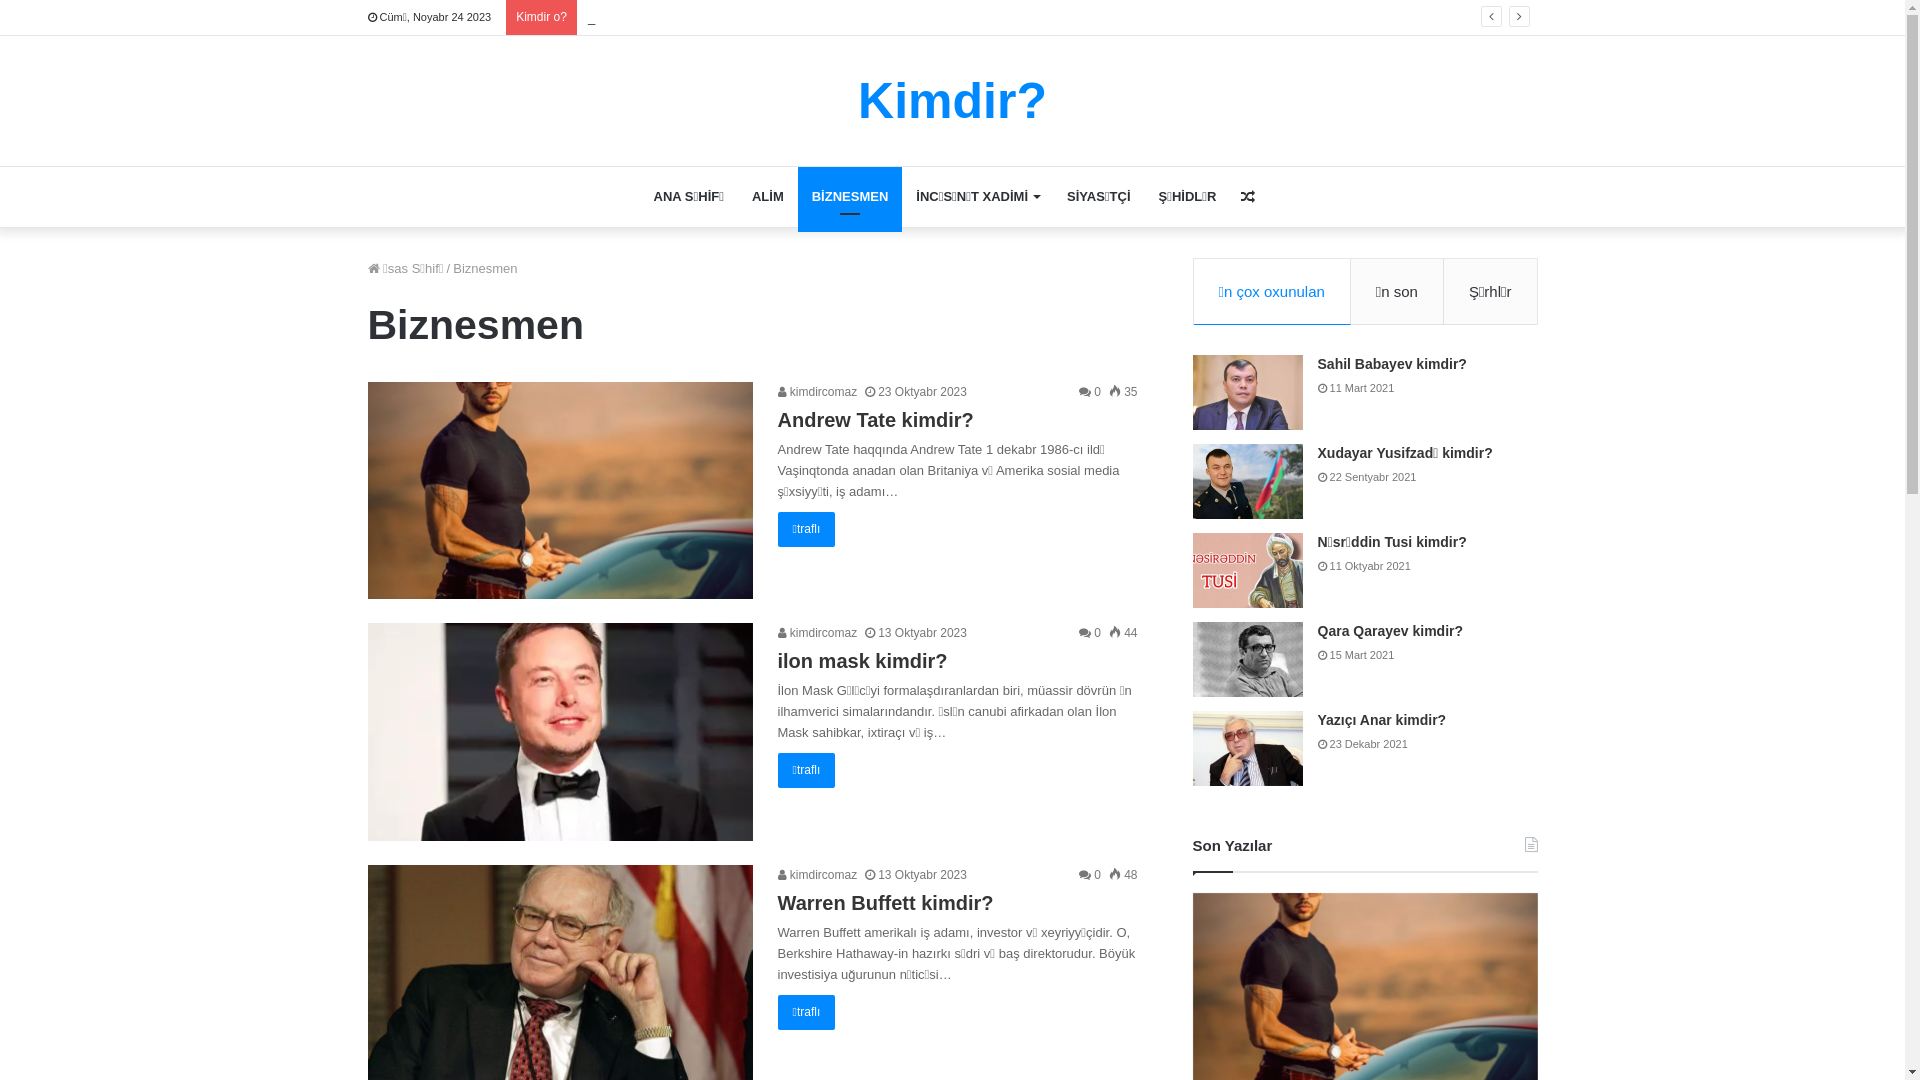 Image resolution: width=1920 pixels, height=1080 pixels. What do you see at coordinates (817, 392) in the screenshot?
I see `'kimdircomaz'` at bounding box center [817, 392].